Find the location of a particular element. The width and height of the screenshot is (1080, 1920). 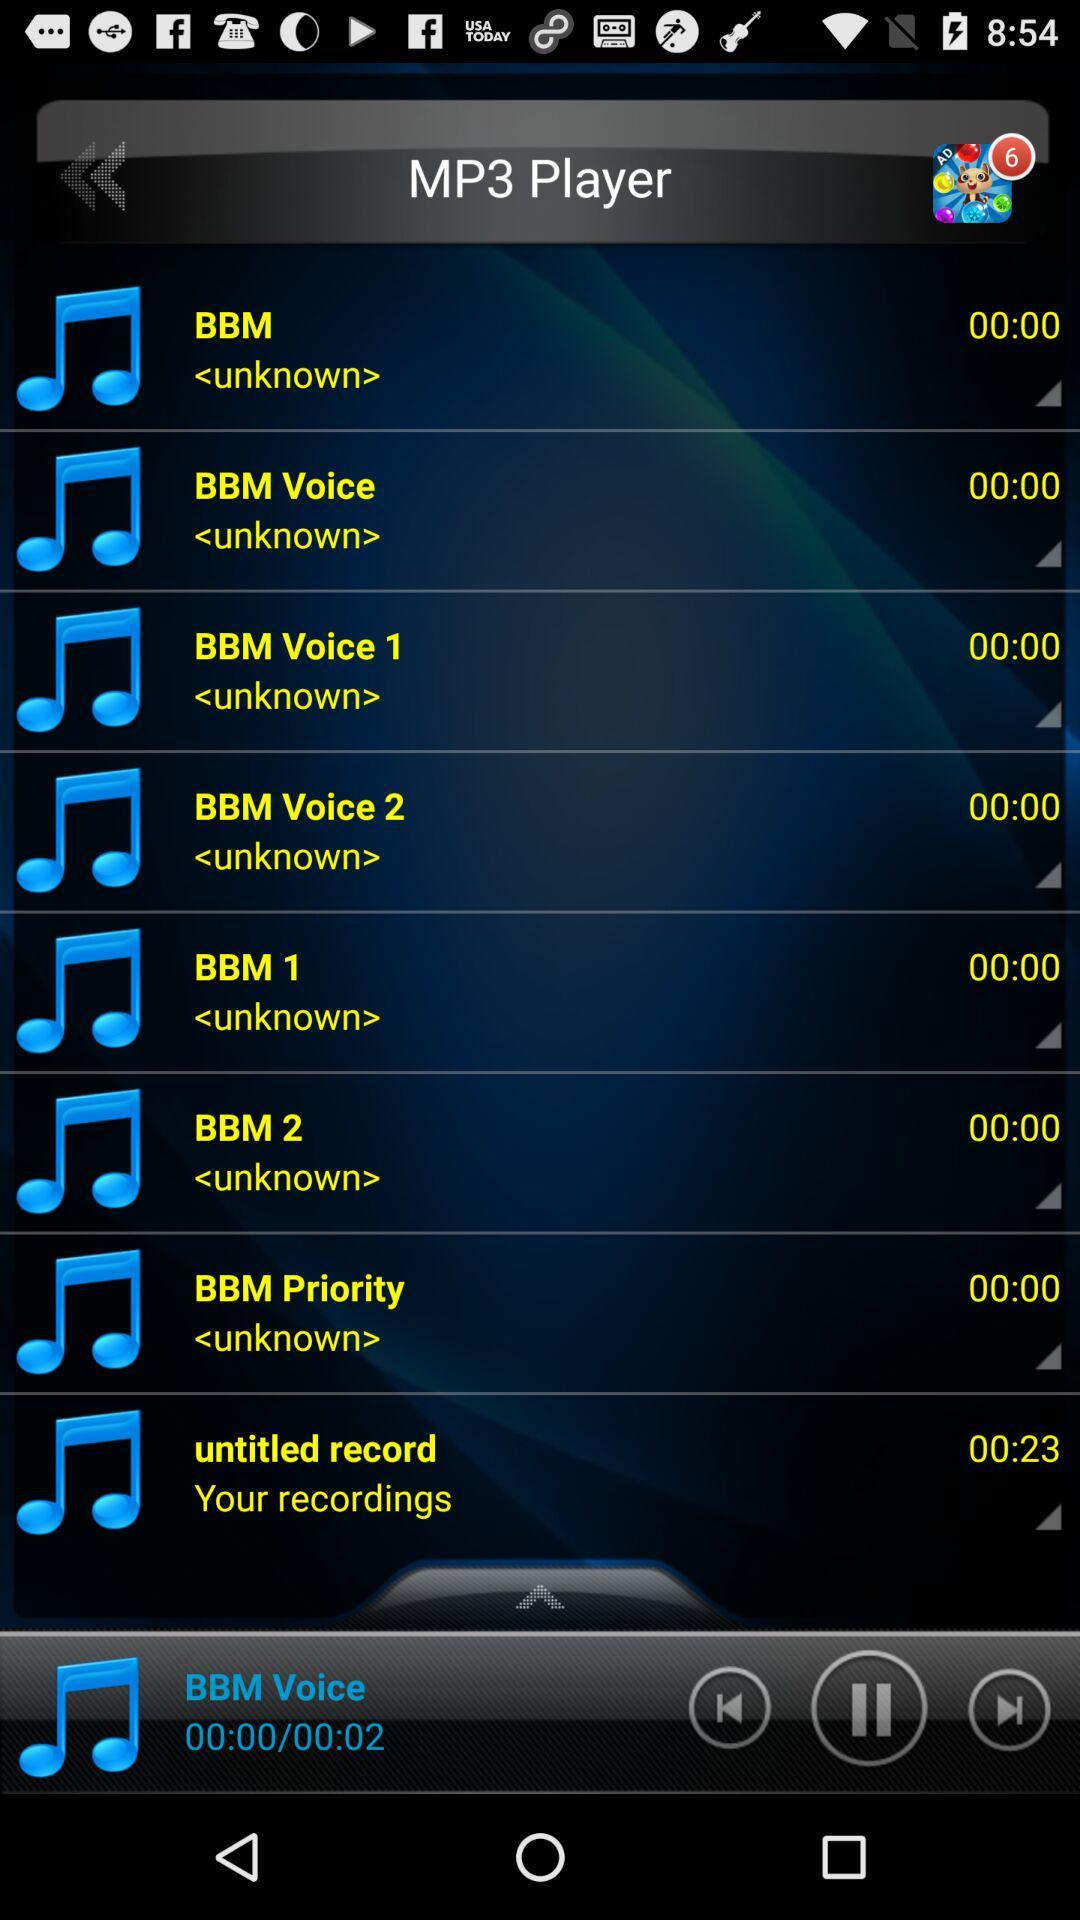

show details is located at coordinates (1031, 539).